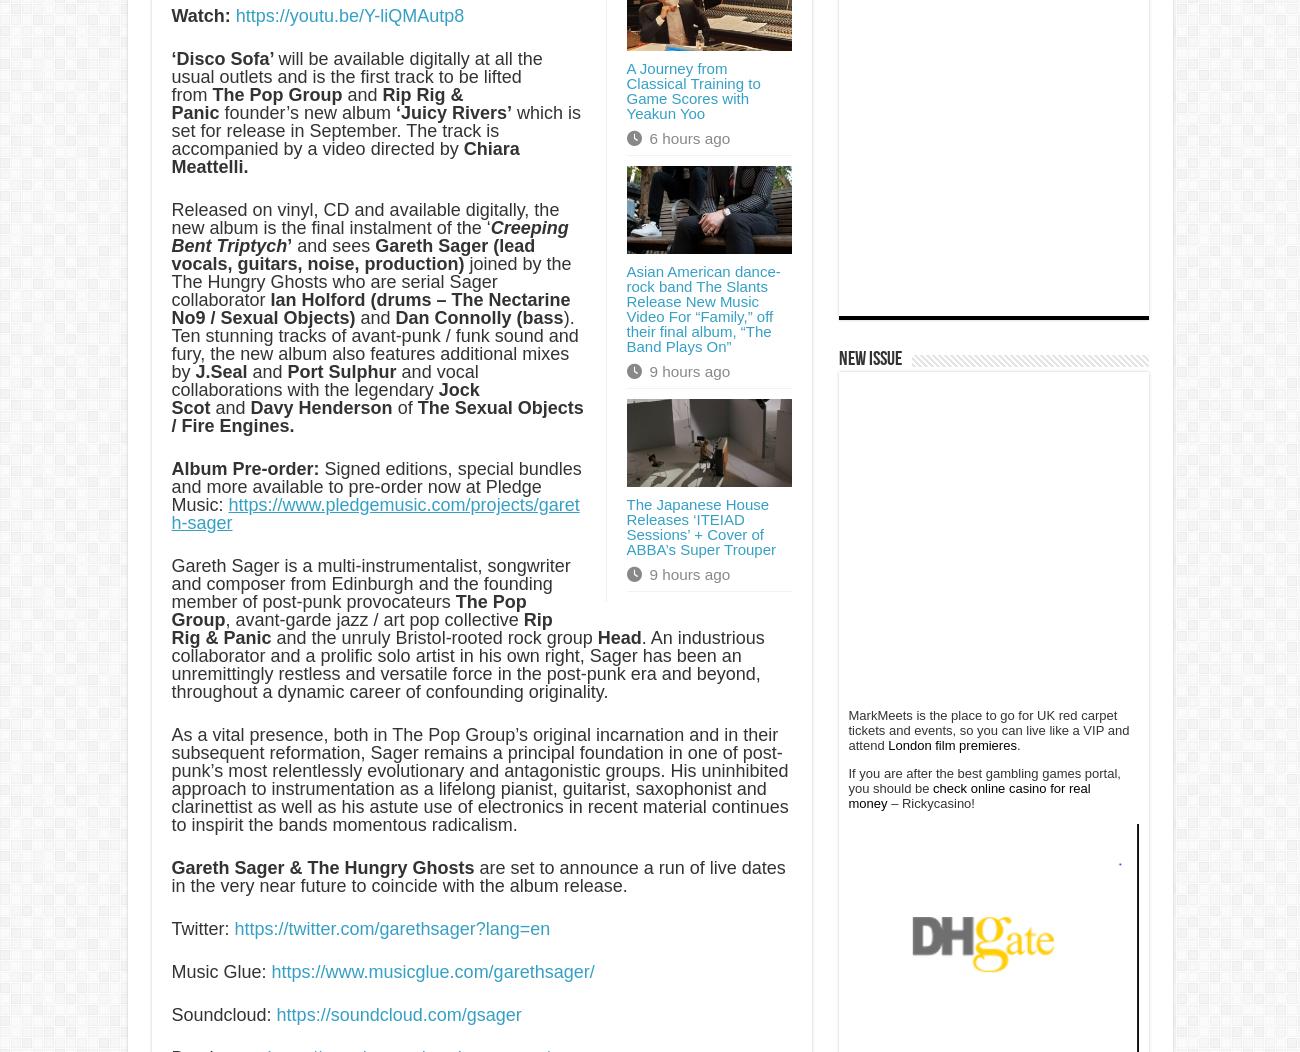 This screenshot has width=1300, height=1052. Describe the element at coordinates (364, 219) in the screenshot. I see `'Released on vinyl, CD and available digitally, the new album is the final instalment of the ‘'` at that location.